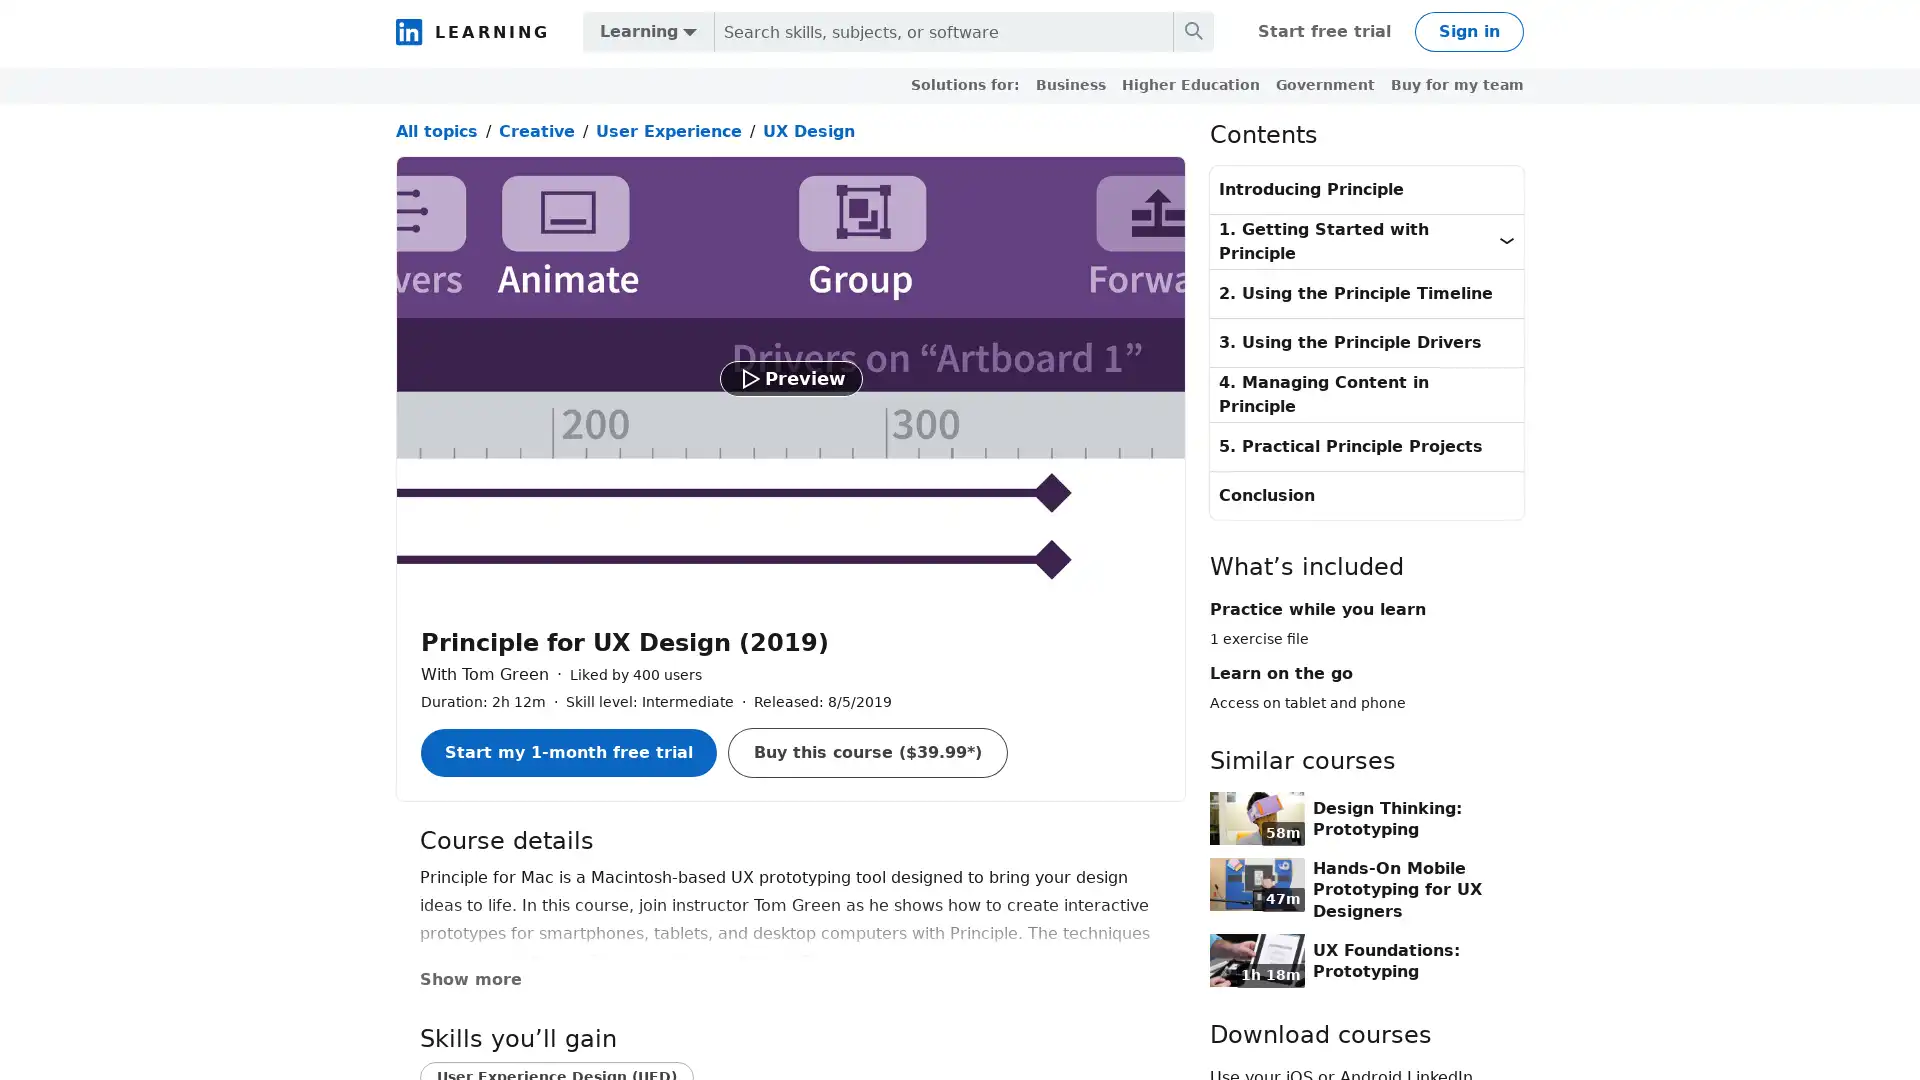  Describe the element at coordinates (484, 978) in the screenshot. I see `Show more, visually expands previously read content above` at that location.